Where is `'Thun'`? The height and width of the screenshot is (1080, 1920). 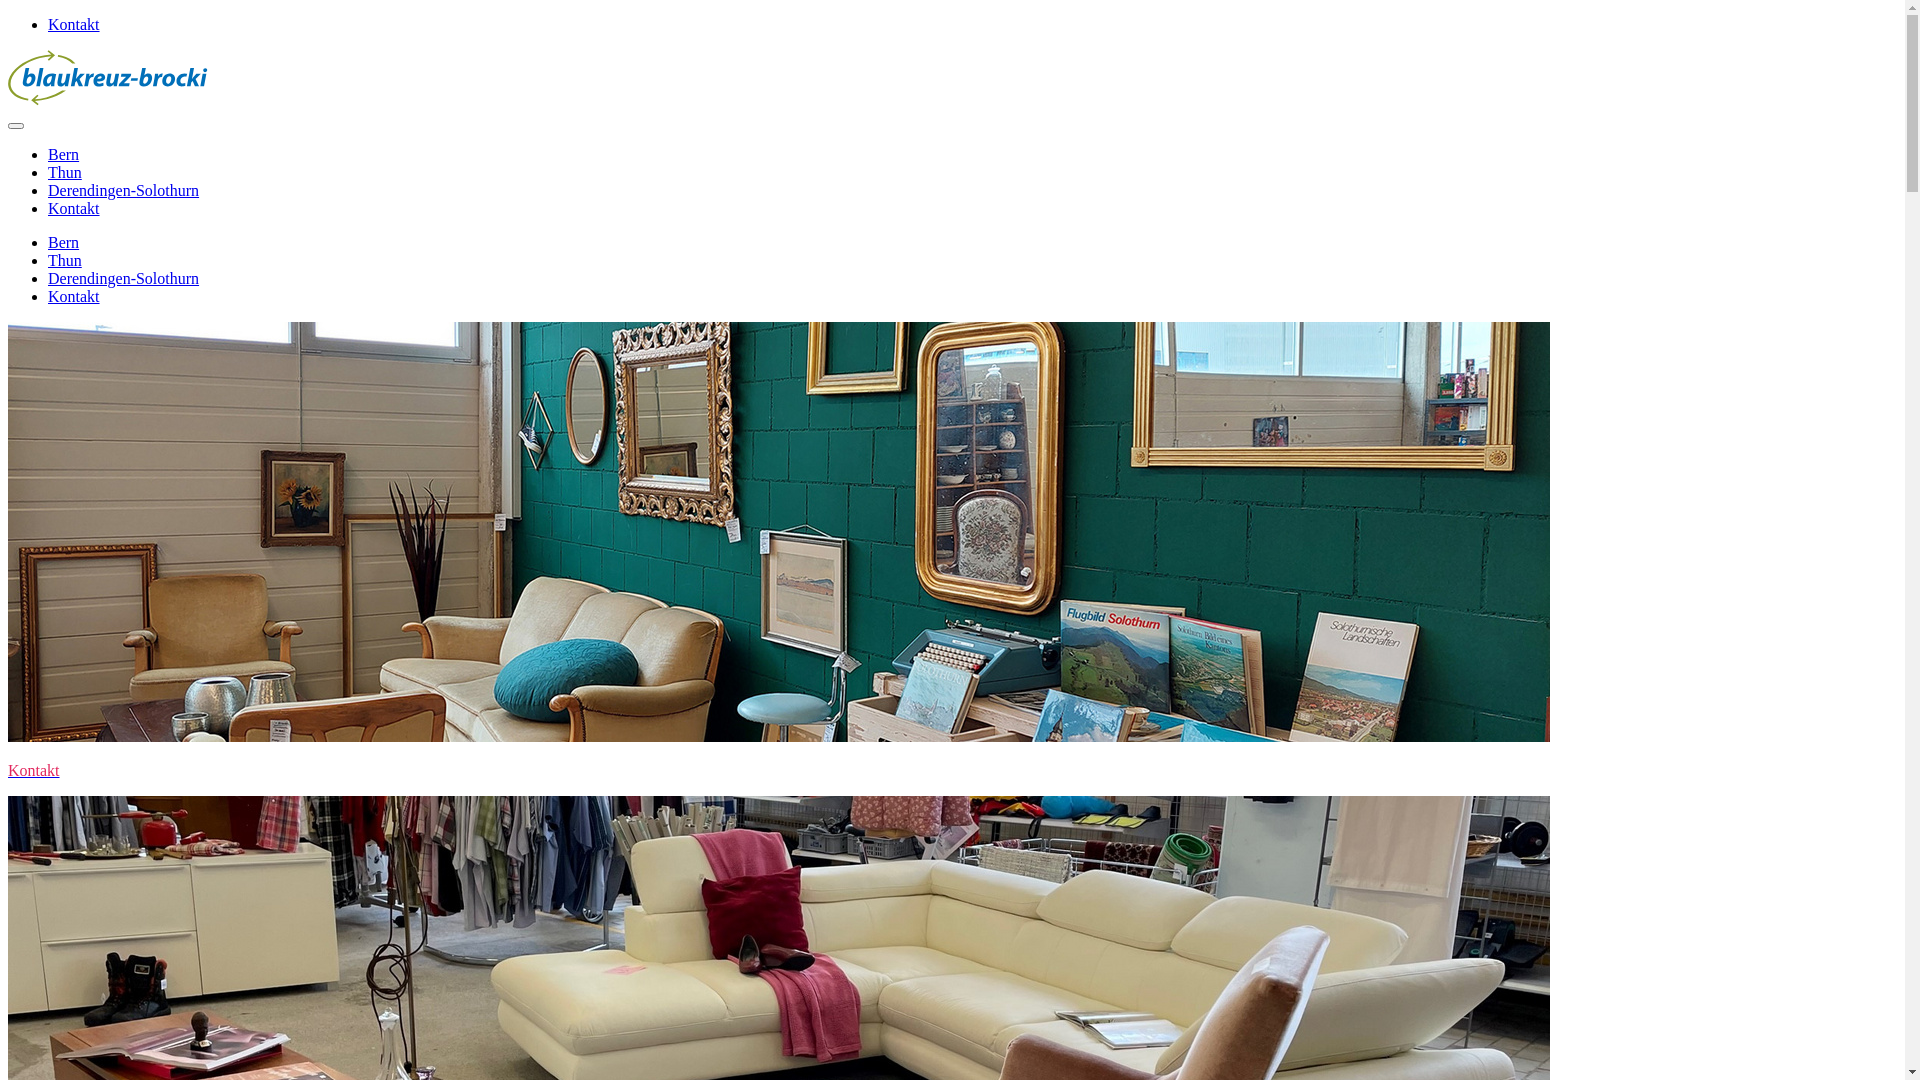 'Thun' is located at coordinates (65, 259).